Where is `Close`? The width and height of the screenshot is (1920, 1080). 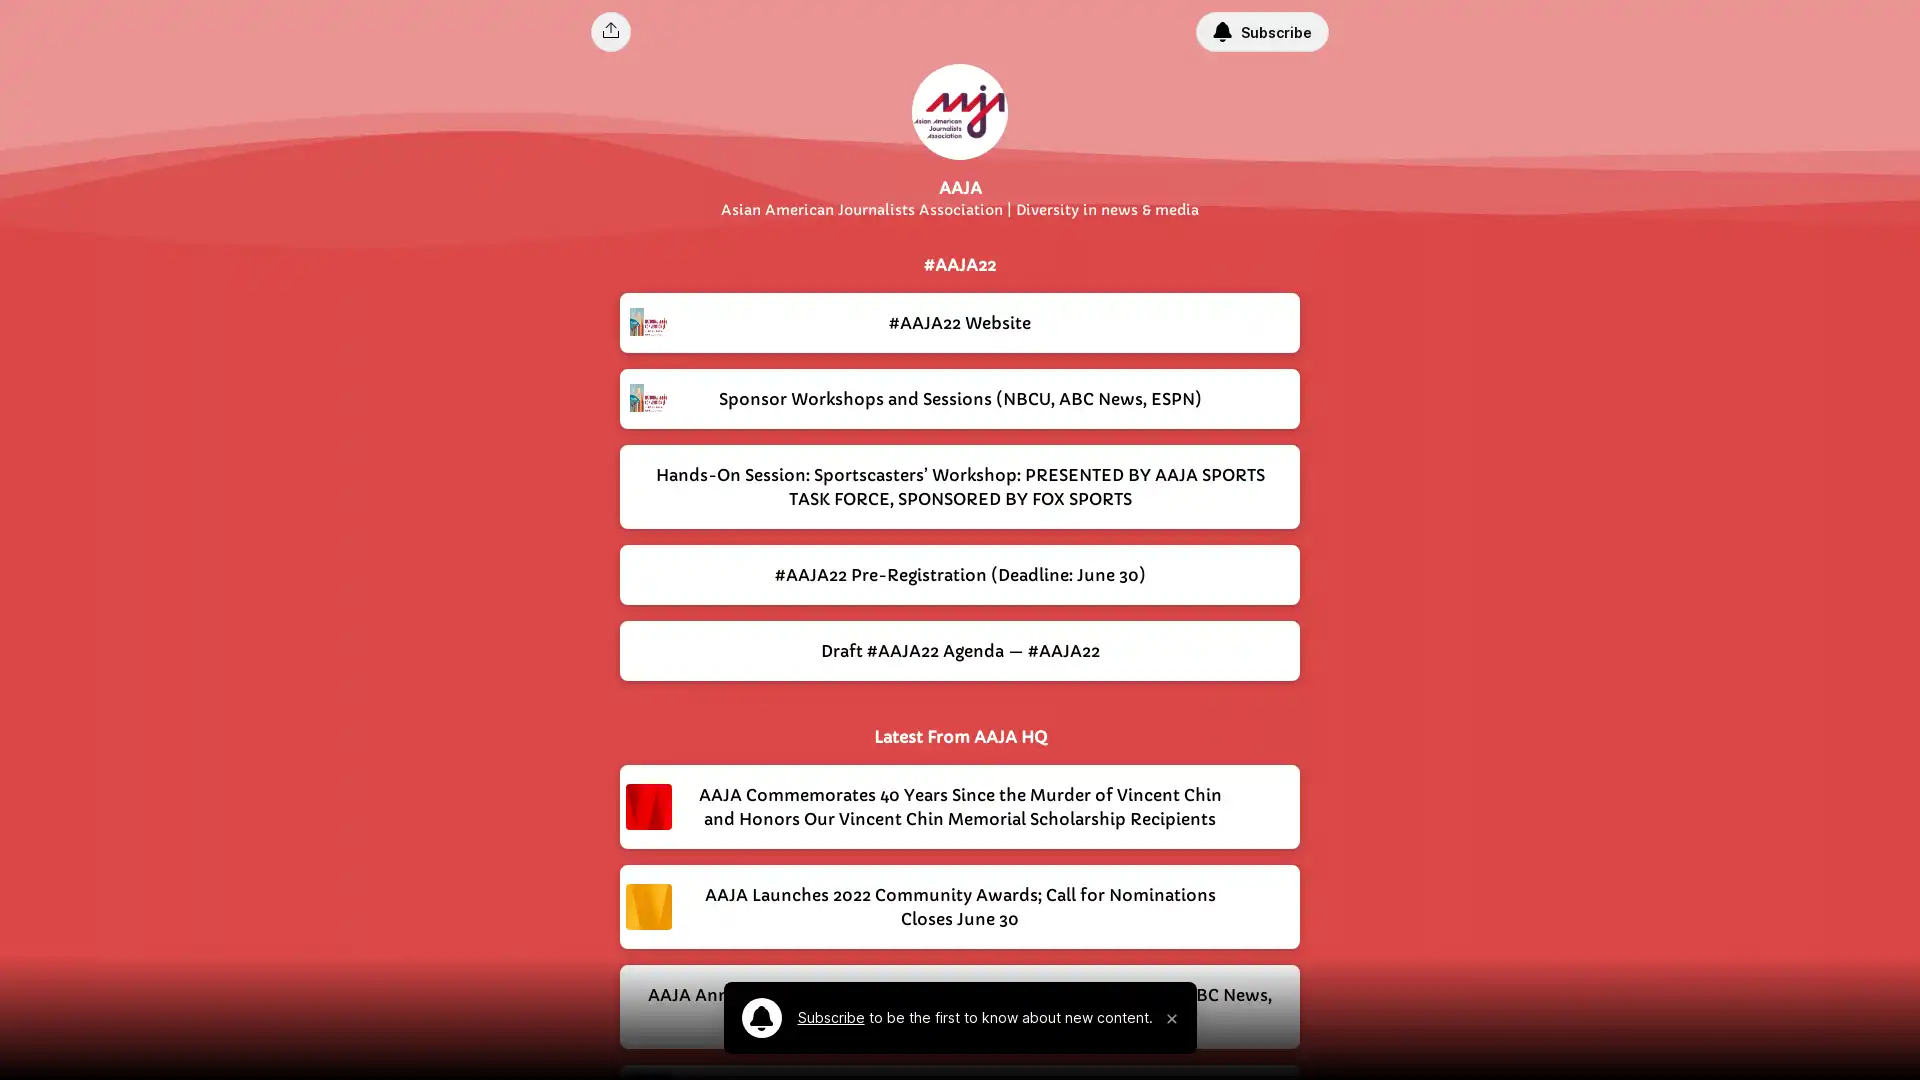 Close is located at coordinates (1886, 1033).